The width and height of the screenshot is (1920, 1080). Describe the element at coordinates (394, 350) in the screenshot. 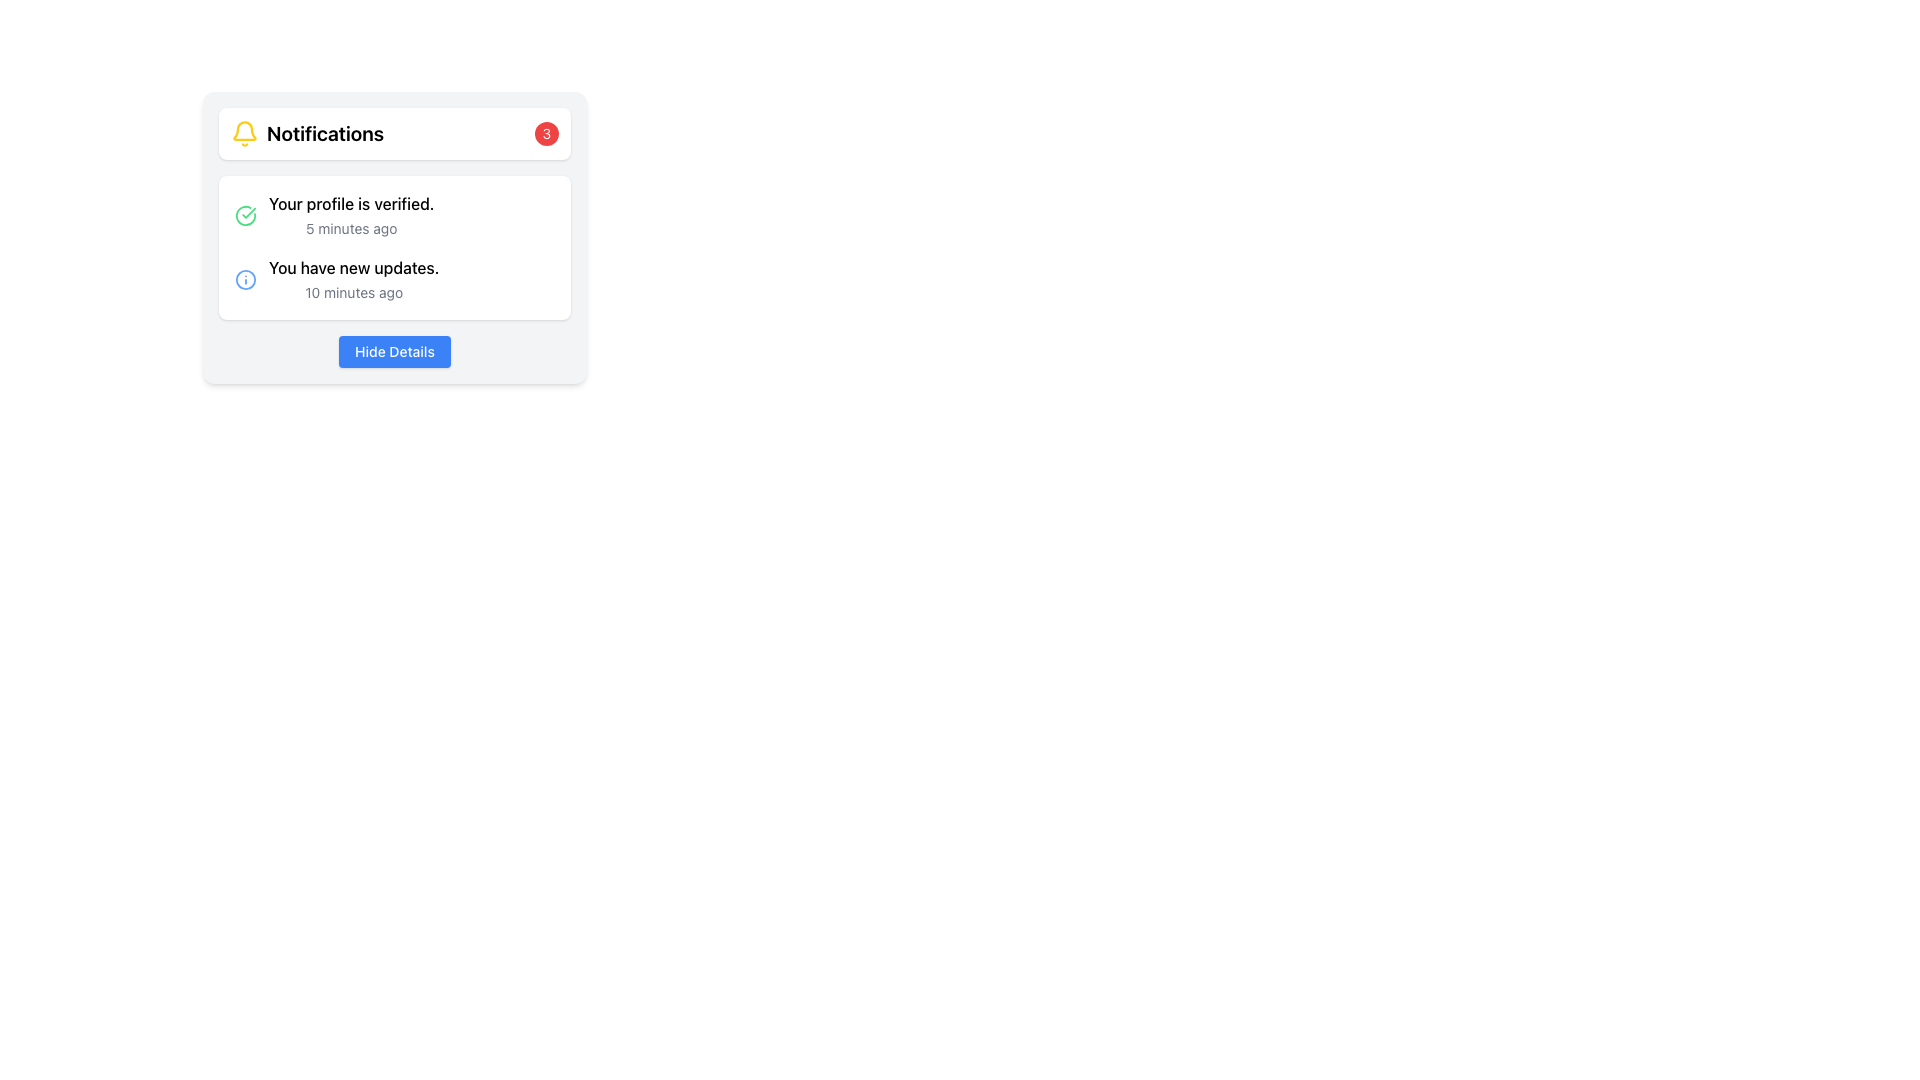

I see `the button located centrally at the bottom of the notification panel` at that location.